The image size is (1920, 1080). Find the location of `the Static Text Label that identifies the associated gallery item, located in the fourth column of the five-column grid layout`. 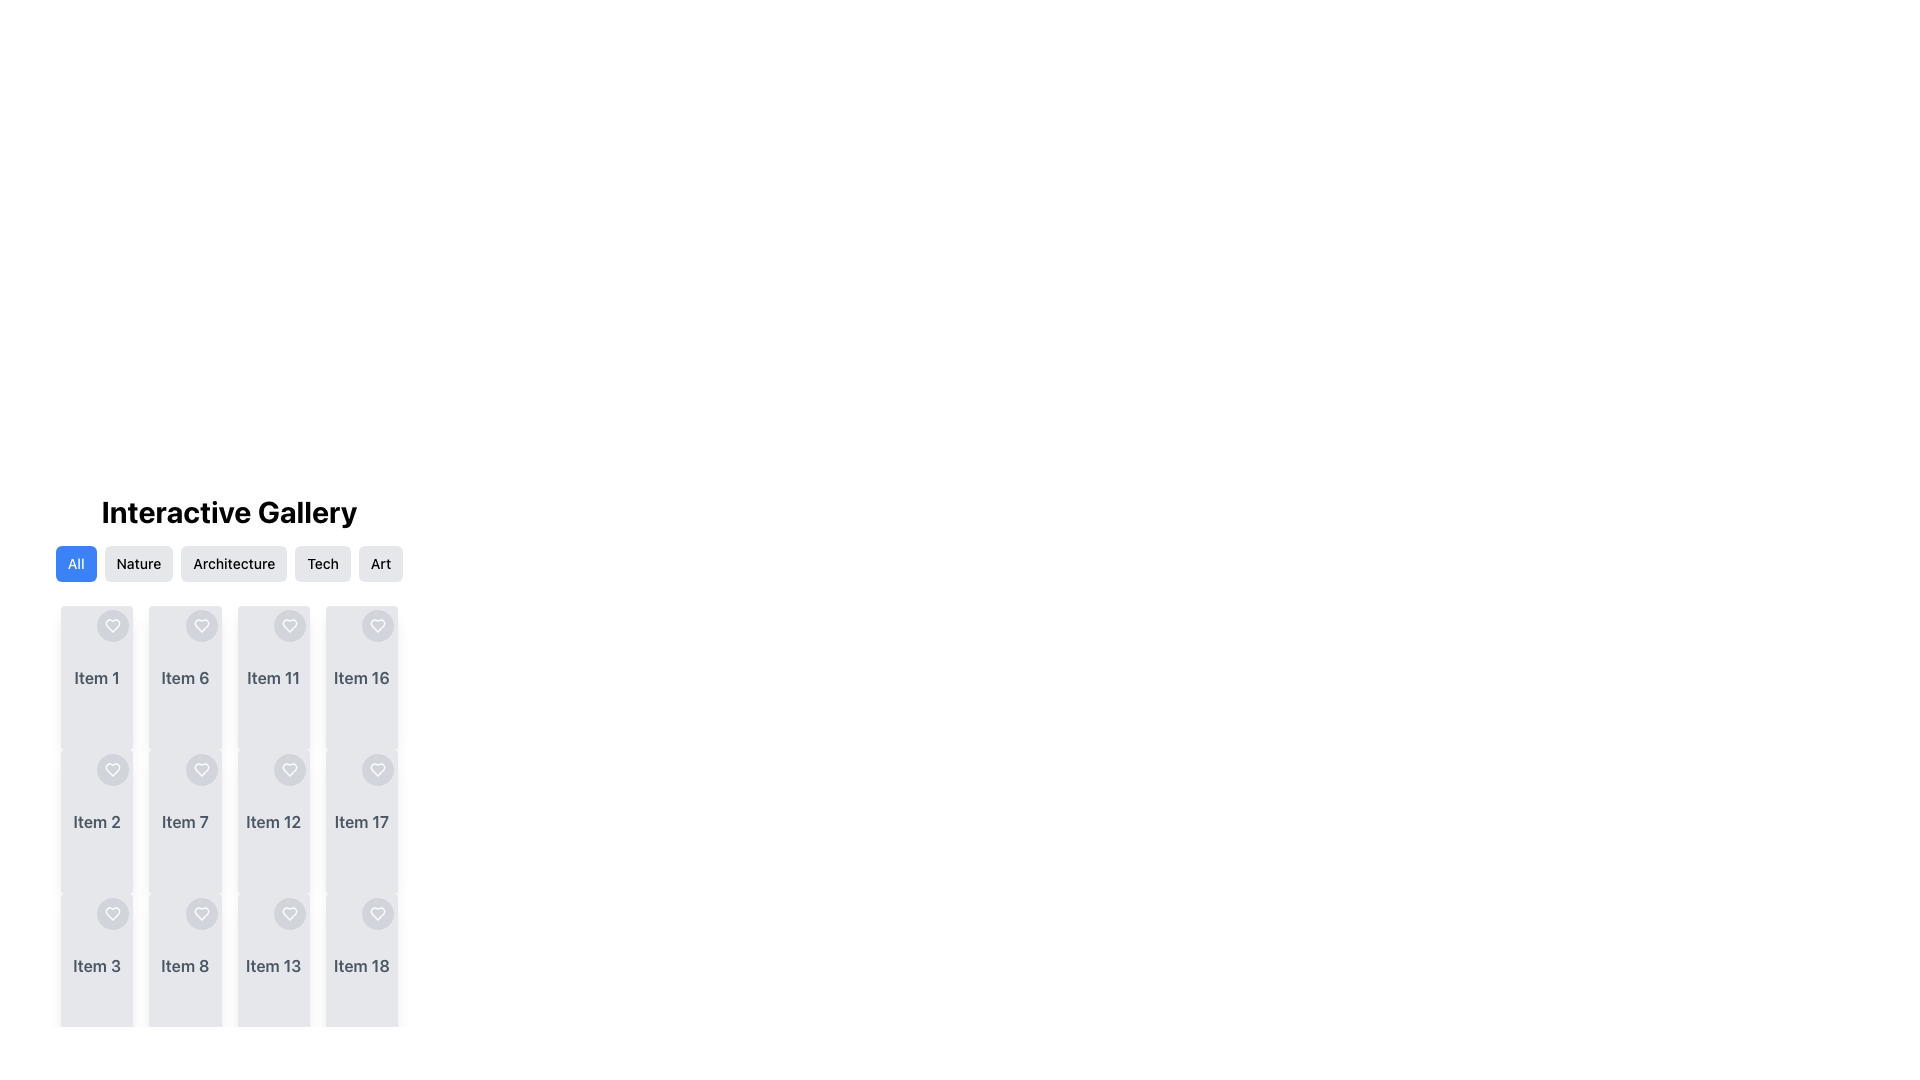

the Static Text Label that identifies the associated gallery item, located in the fourth column of the five-column grid layout is located at coordinates (361, 677).